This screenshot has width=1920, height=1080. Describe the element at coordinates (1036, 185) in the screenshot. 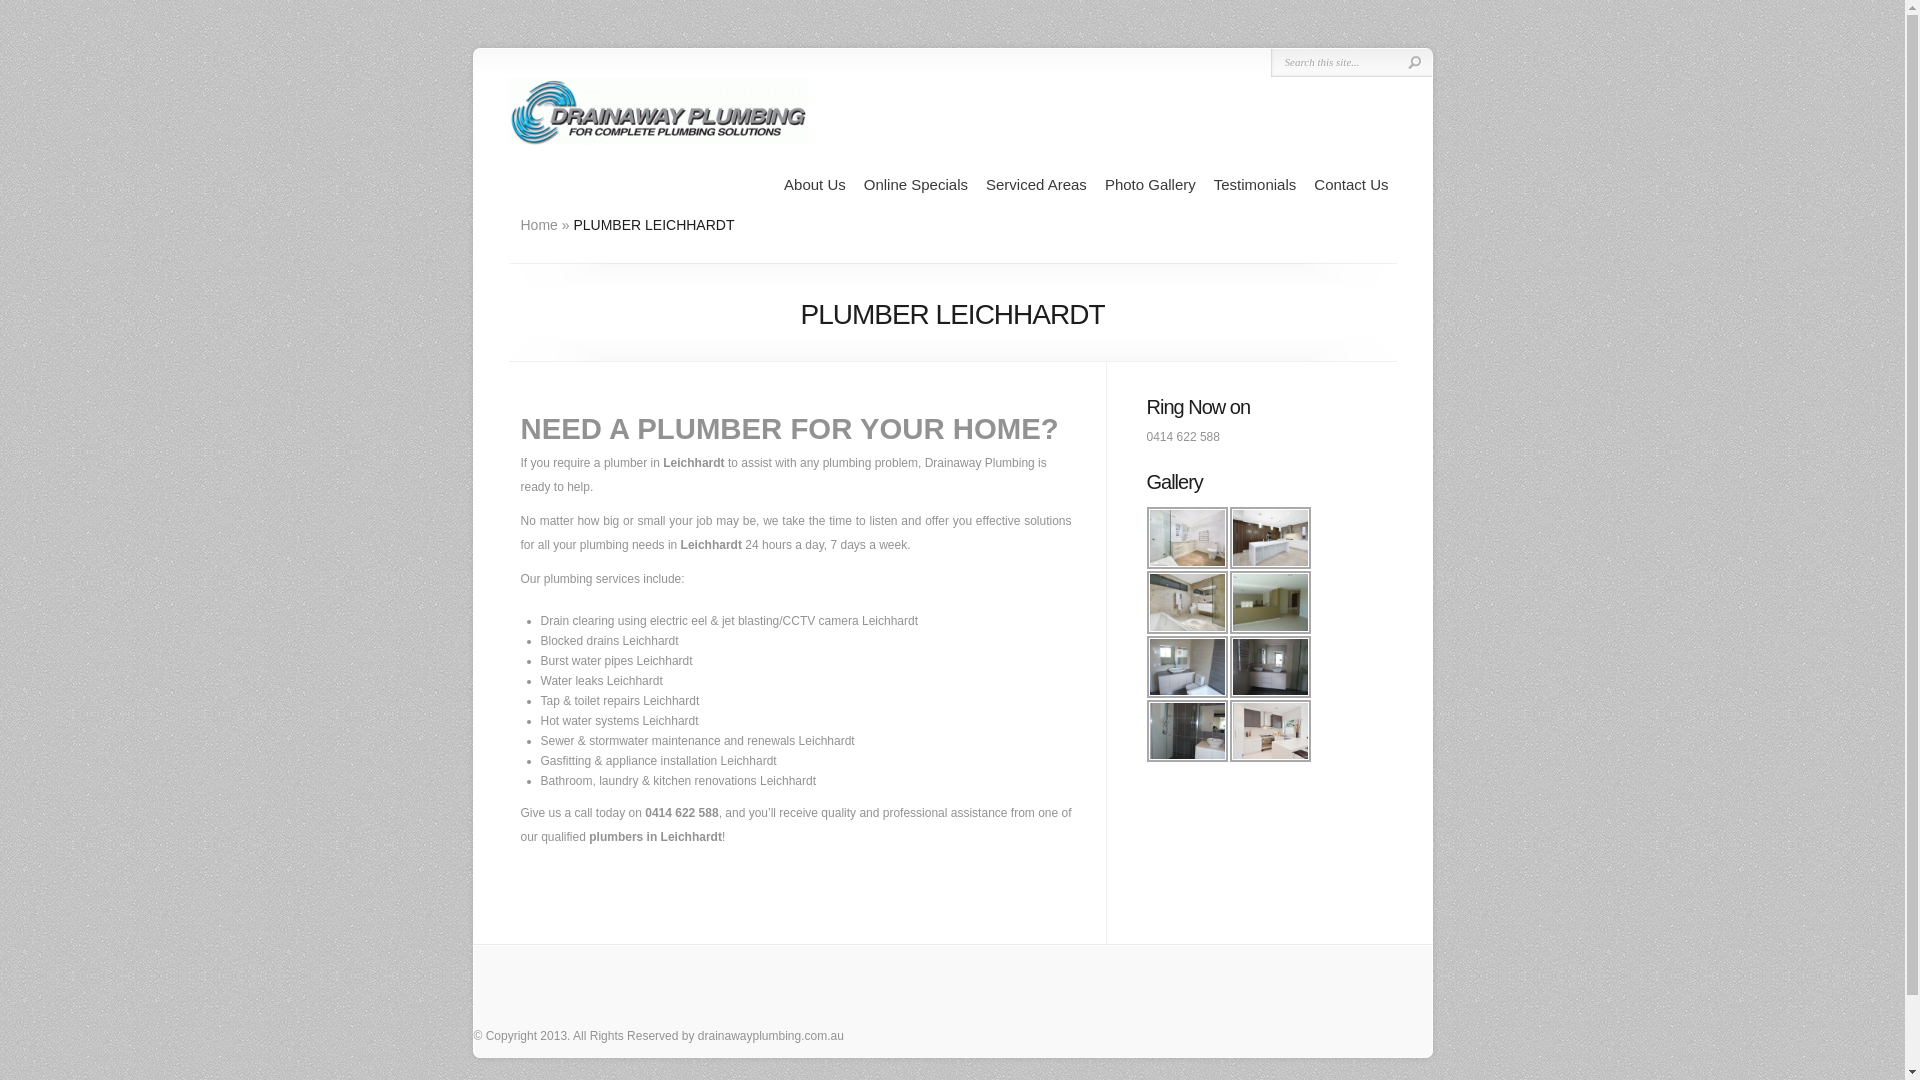

I see `'Serviced Areas'` at that location.